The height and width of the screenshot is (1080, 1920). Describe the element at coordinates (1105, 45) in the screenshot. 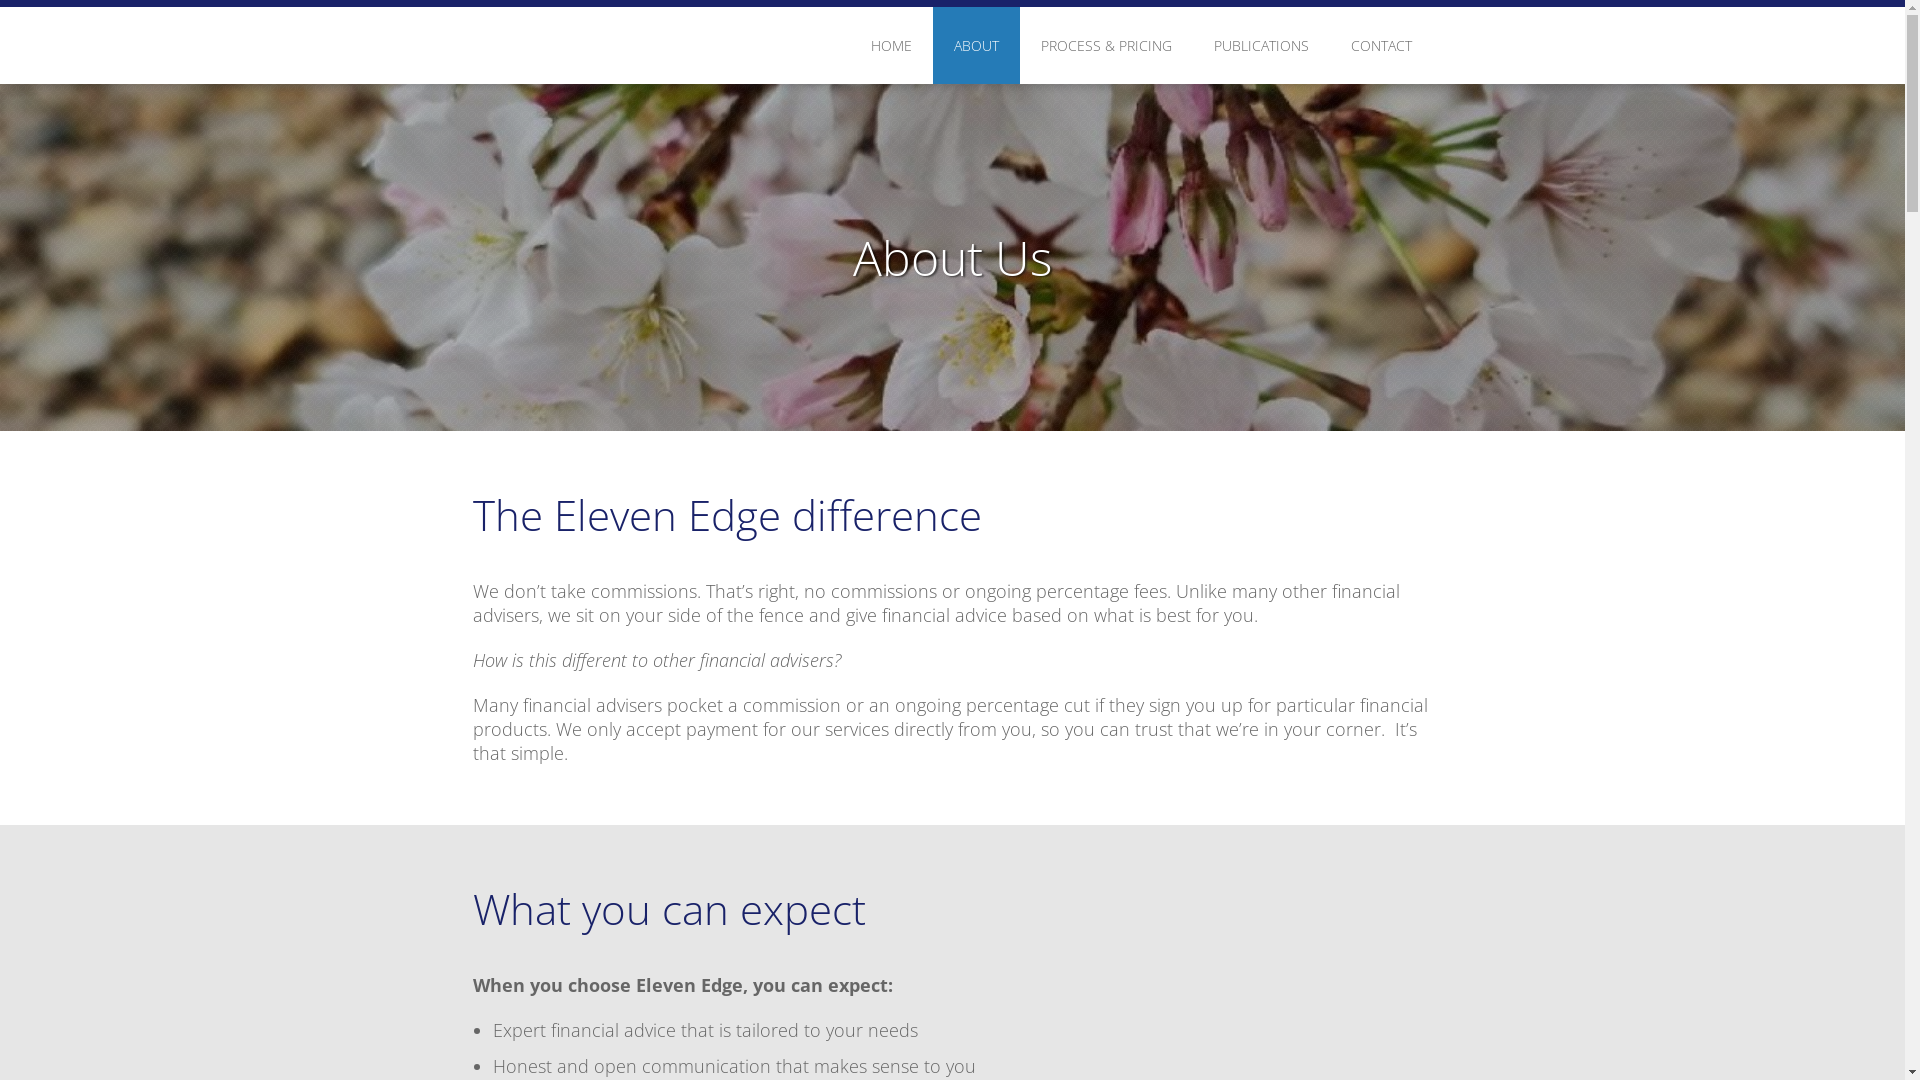

I see `'PROCESS & PRICING'` at that location.